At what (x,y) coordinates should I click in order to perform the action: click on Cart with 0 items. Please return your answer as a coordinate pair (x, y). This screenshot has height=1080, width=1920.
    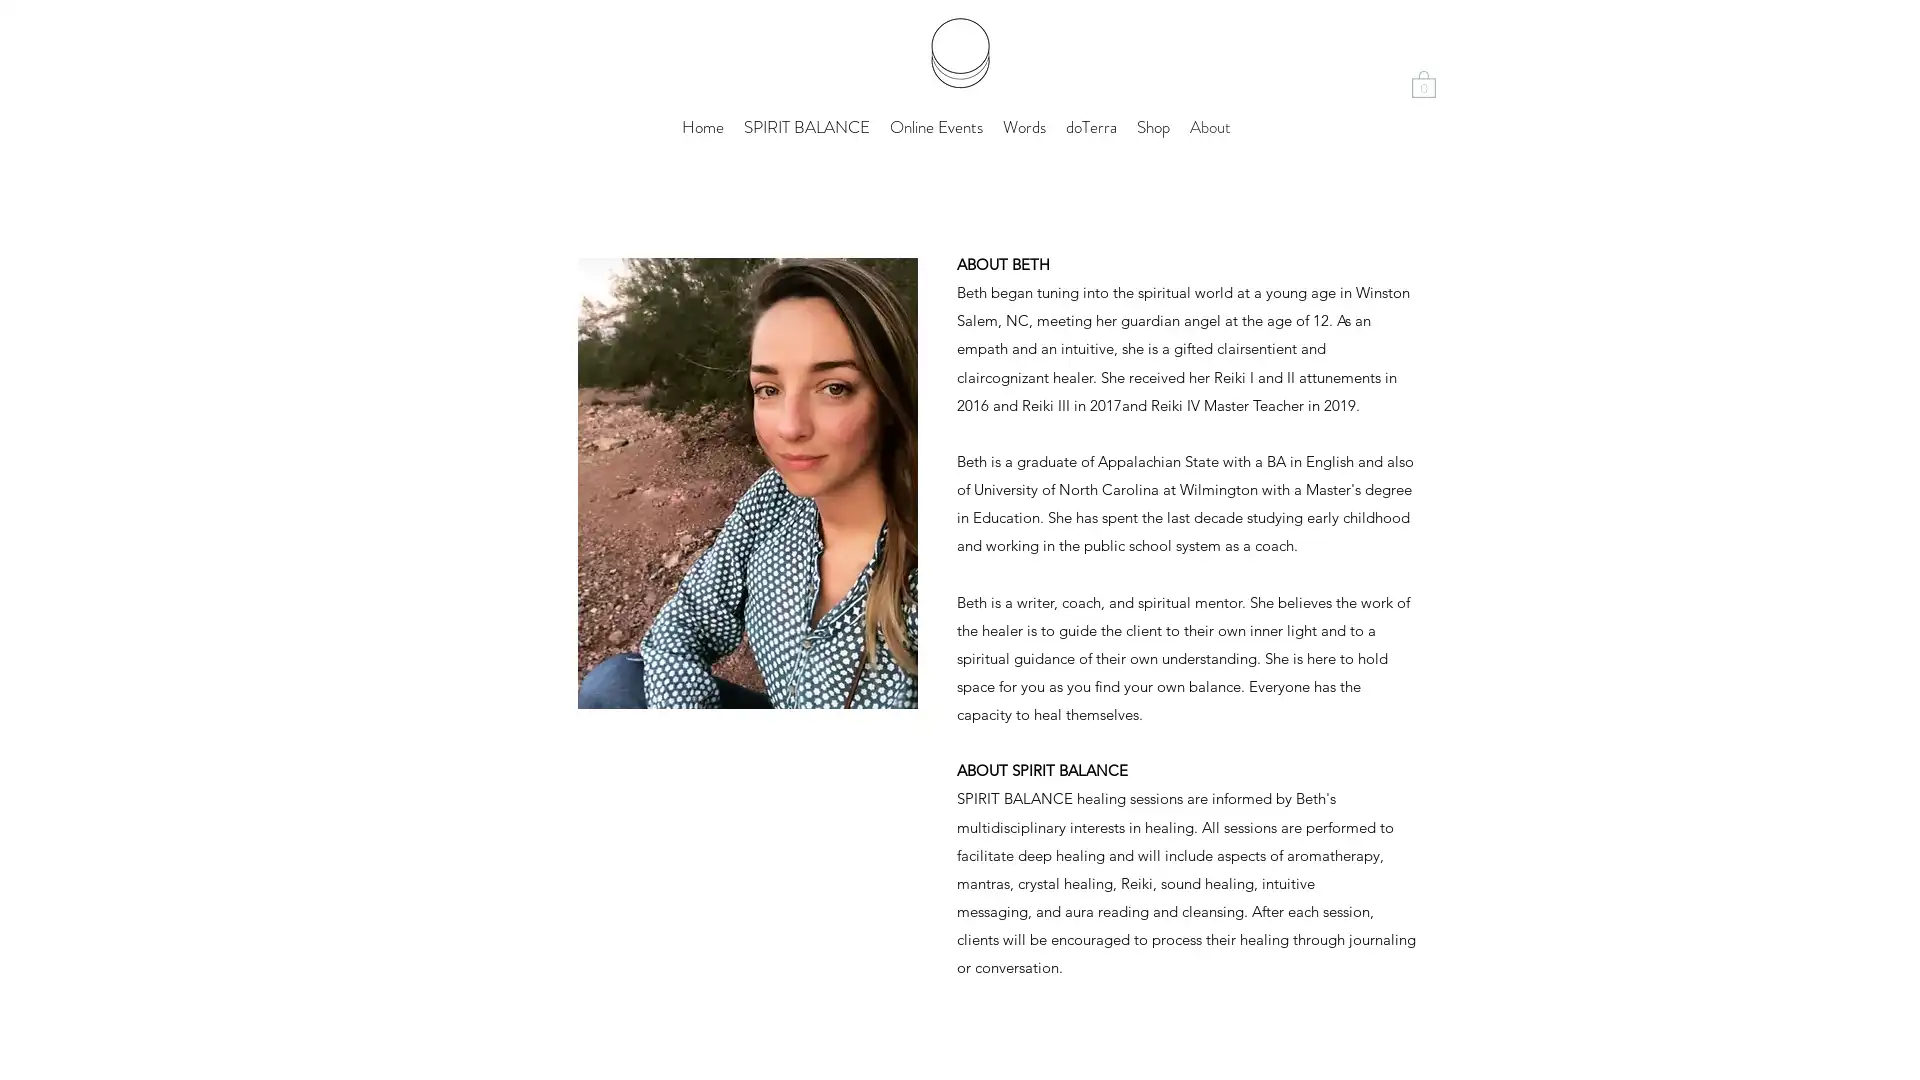
    Looking at the image, I should click on (1423, 82).